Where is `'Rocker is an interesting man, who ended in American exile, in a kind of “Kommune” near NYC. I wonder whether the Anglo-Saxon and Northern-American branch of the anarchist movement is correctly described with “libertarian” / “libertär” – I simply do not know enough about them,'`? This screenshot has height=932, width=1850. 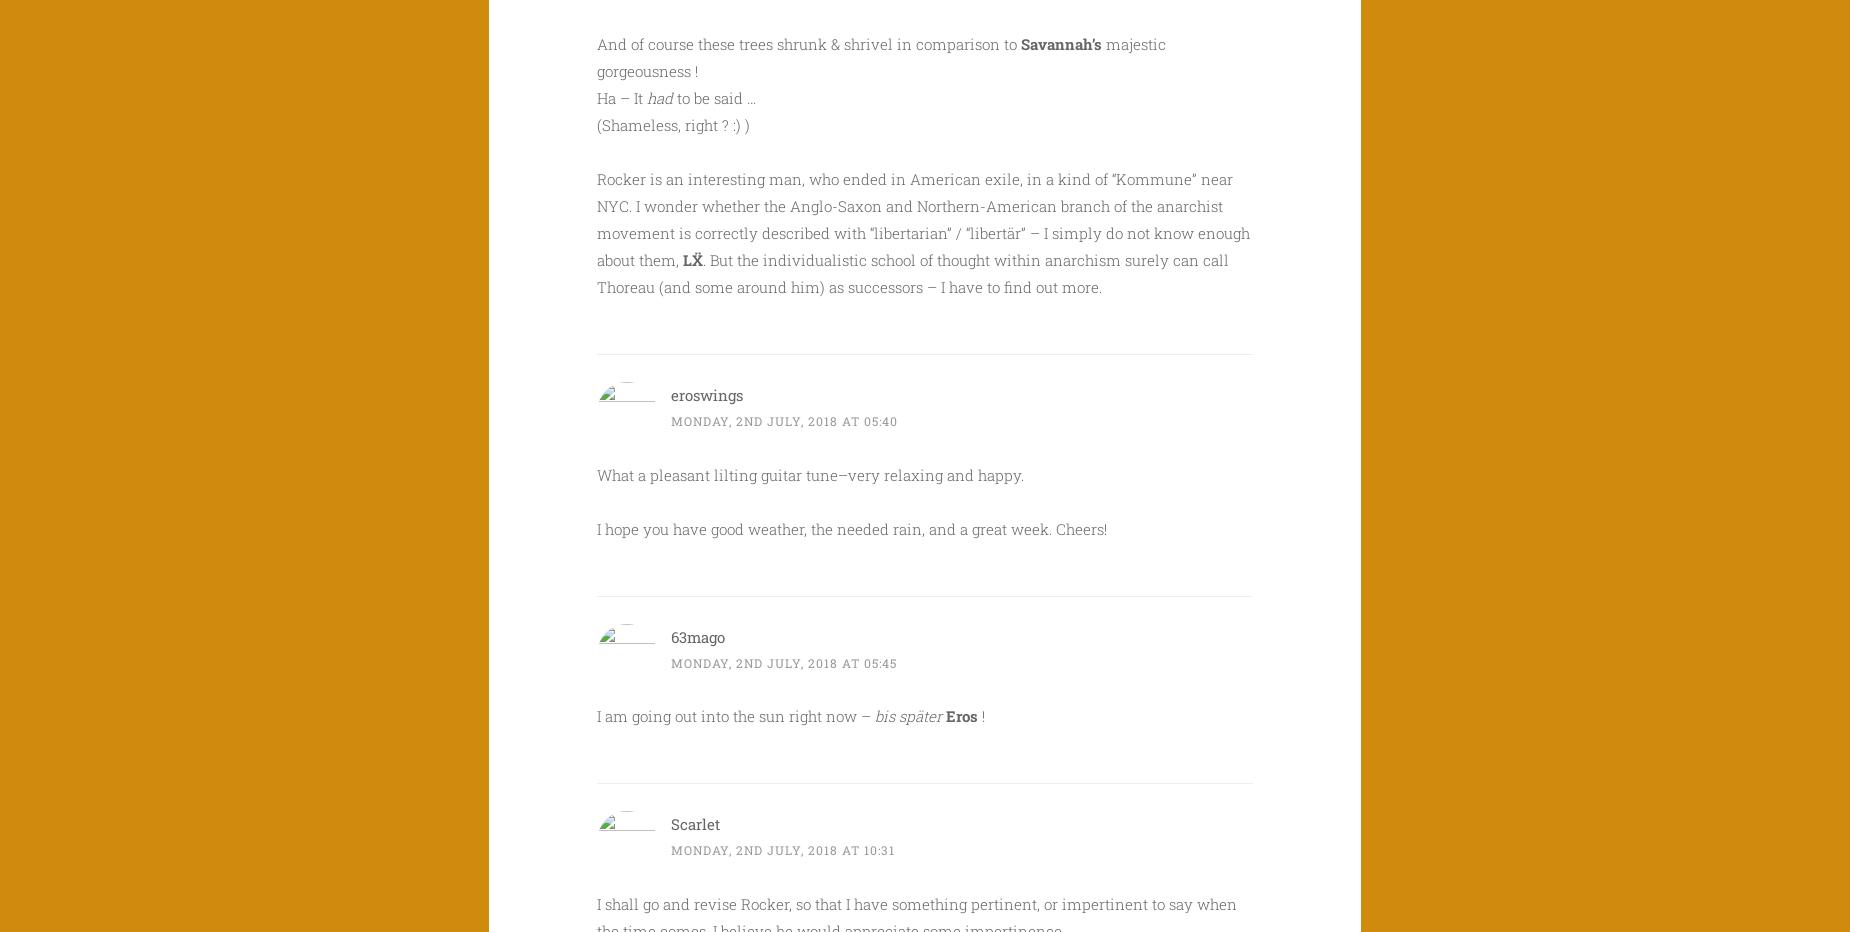 'Rocker is an interesting man, who ended in American exile, in a kind of “Kommune” near NYC. I wonder whether the Anglo-Saxon and Northern-American branch of the anarchist movement is correctly described with “libertarian” / “libertär” – I simply do not know enough about them,' is located at coordinates (923, 219).